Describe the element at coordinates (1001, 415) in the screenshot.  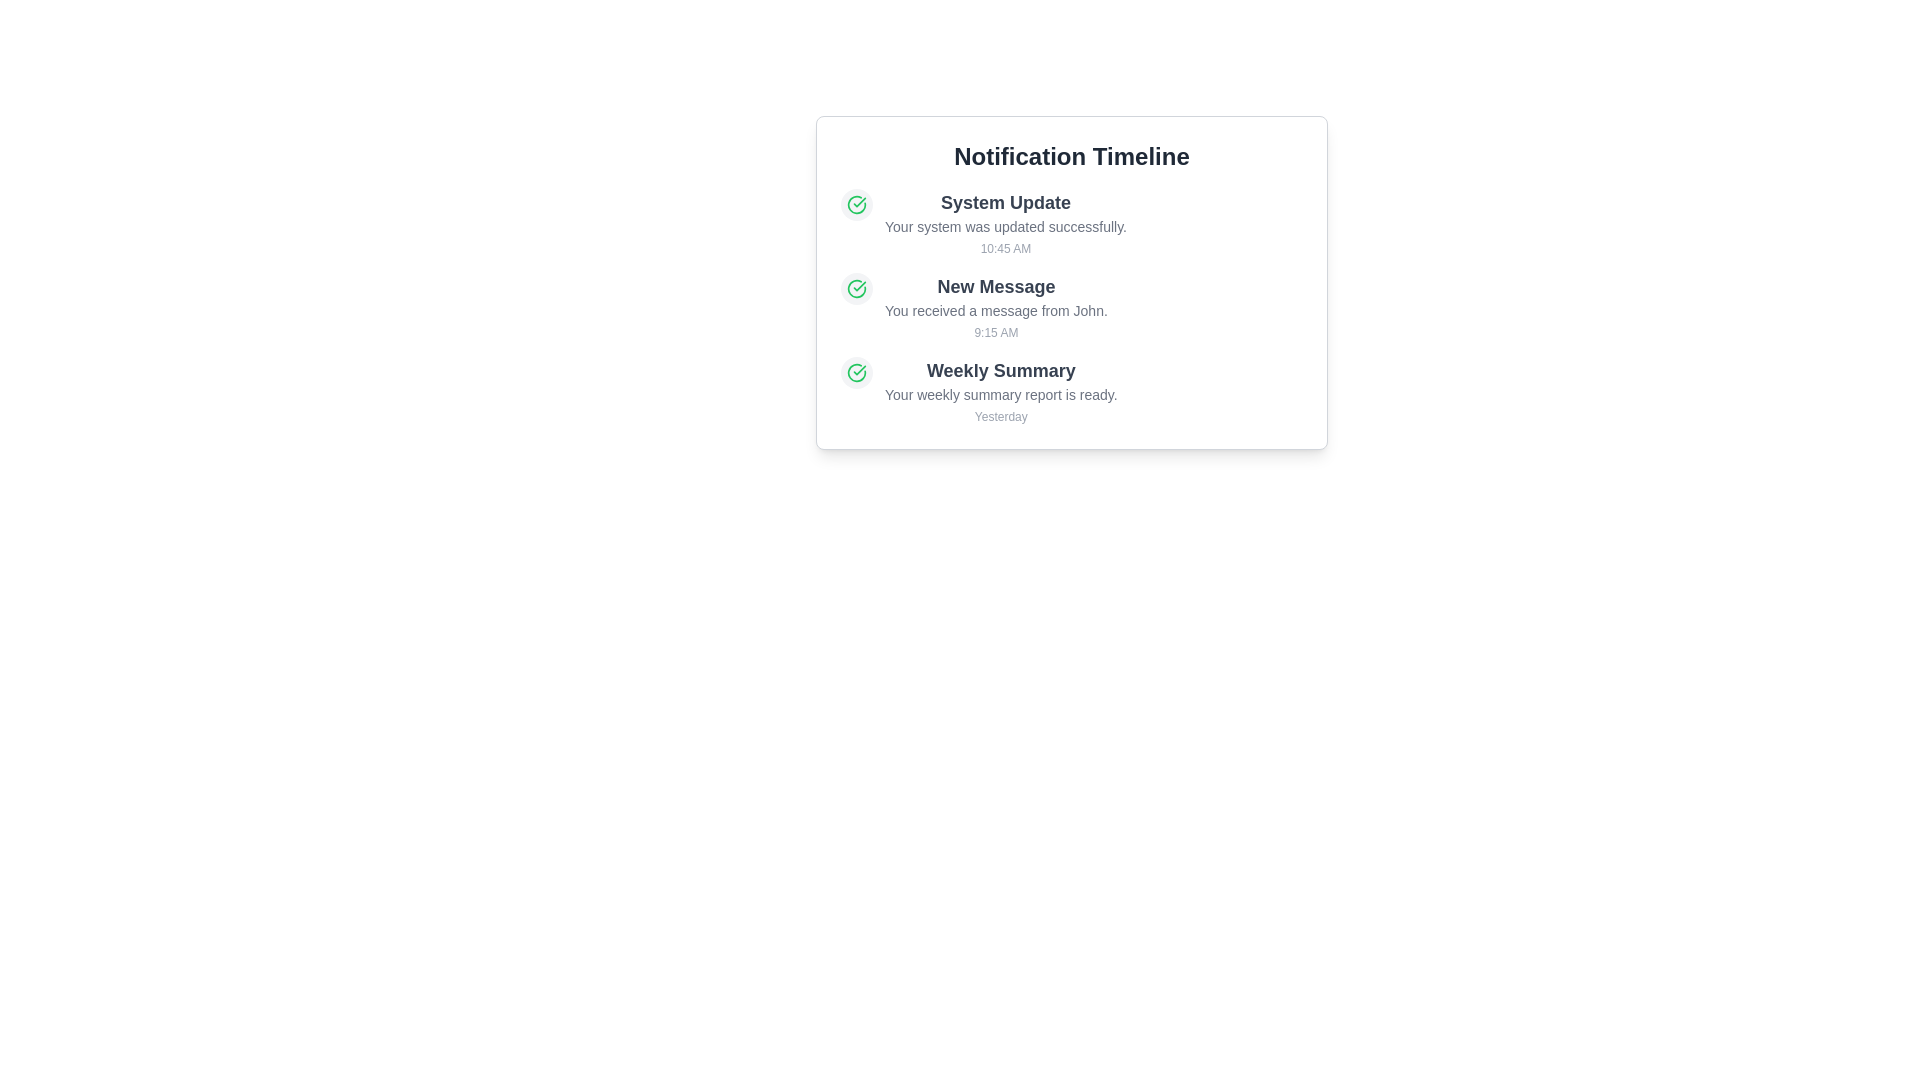
I see `the static text displaying 'Yesterday' in light gray color, which is positioned below the title 'Weekly Summary' and the description text 'Your weekly summary report is ready.'` at that location.